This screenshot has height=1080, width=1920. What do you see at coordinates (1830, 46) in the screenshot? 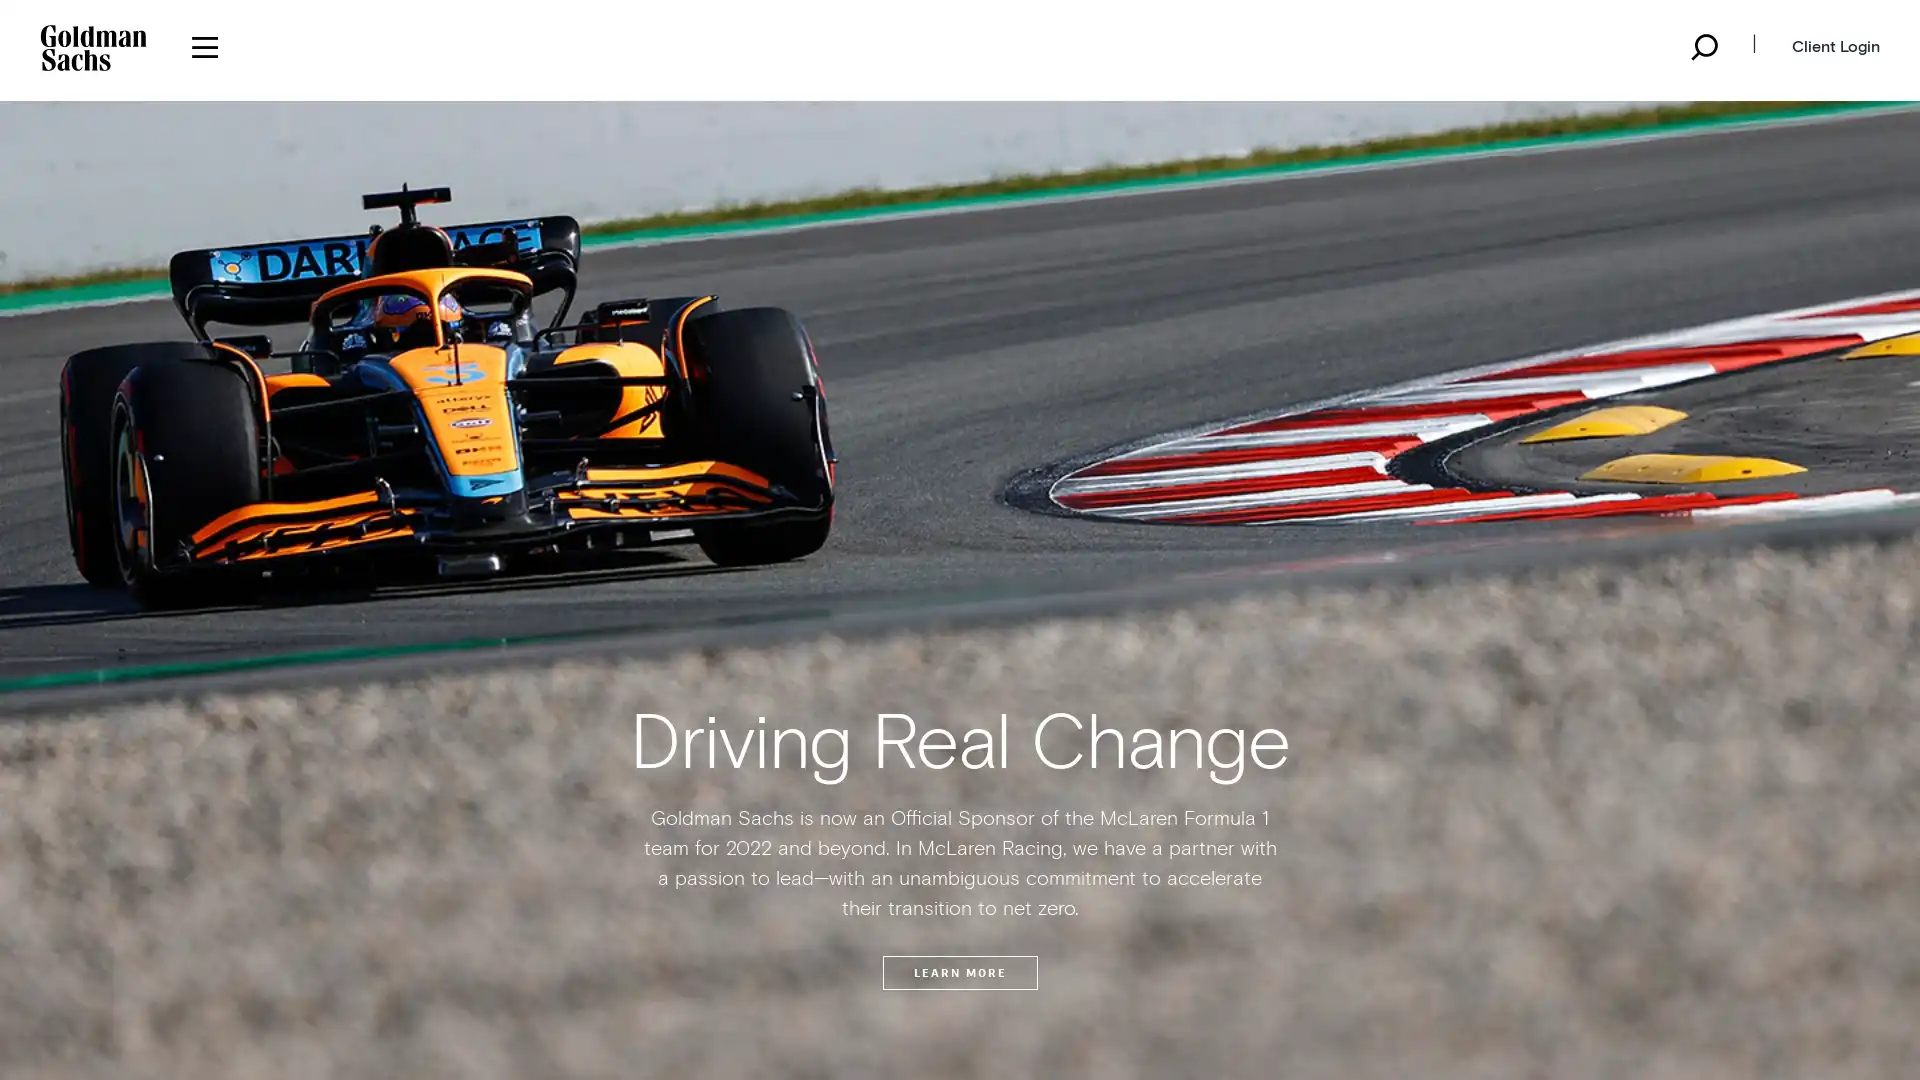
I see `Client Login` at bounding box center [1830, 46].